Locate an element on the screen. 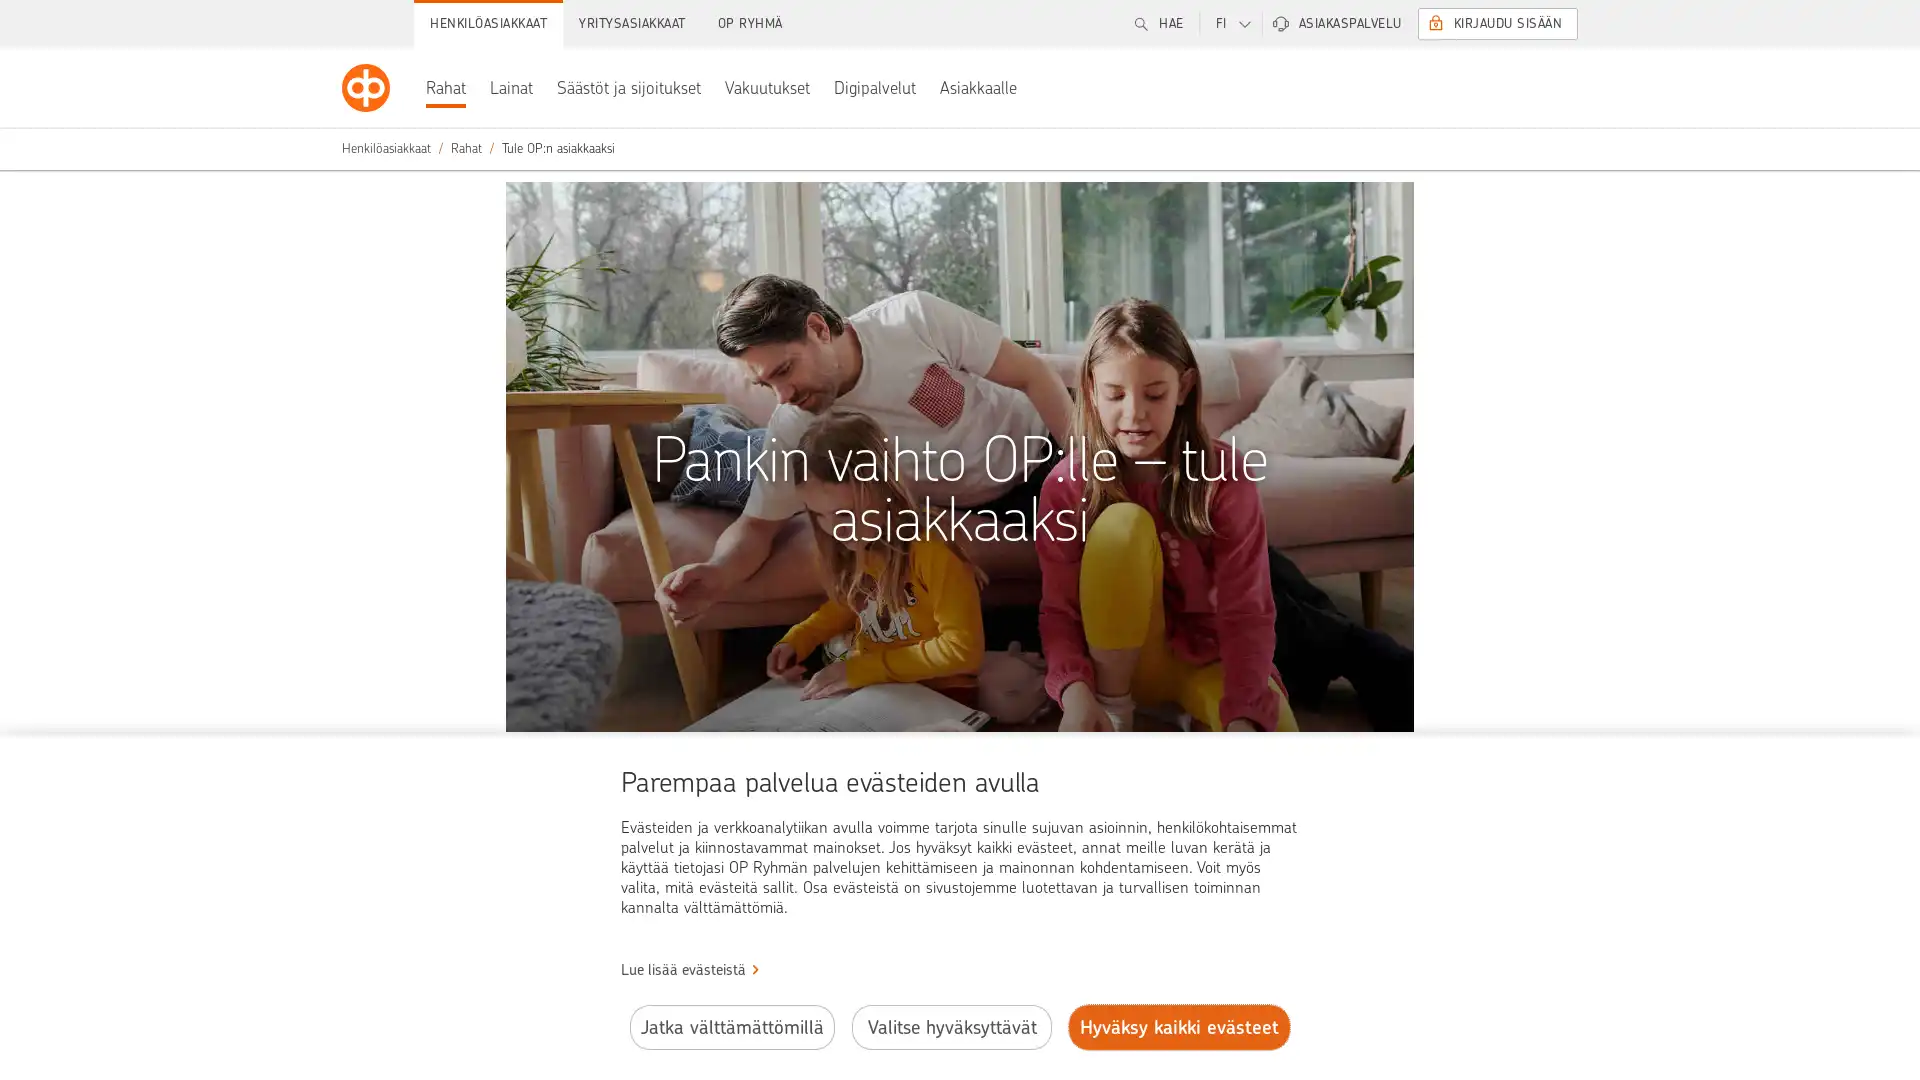 The width and height of the screenshot is (1920, 1080). Valitse hyvaksyttavat evasteet. is located at coordinates (950, 1027).